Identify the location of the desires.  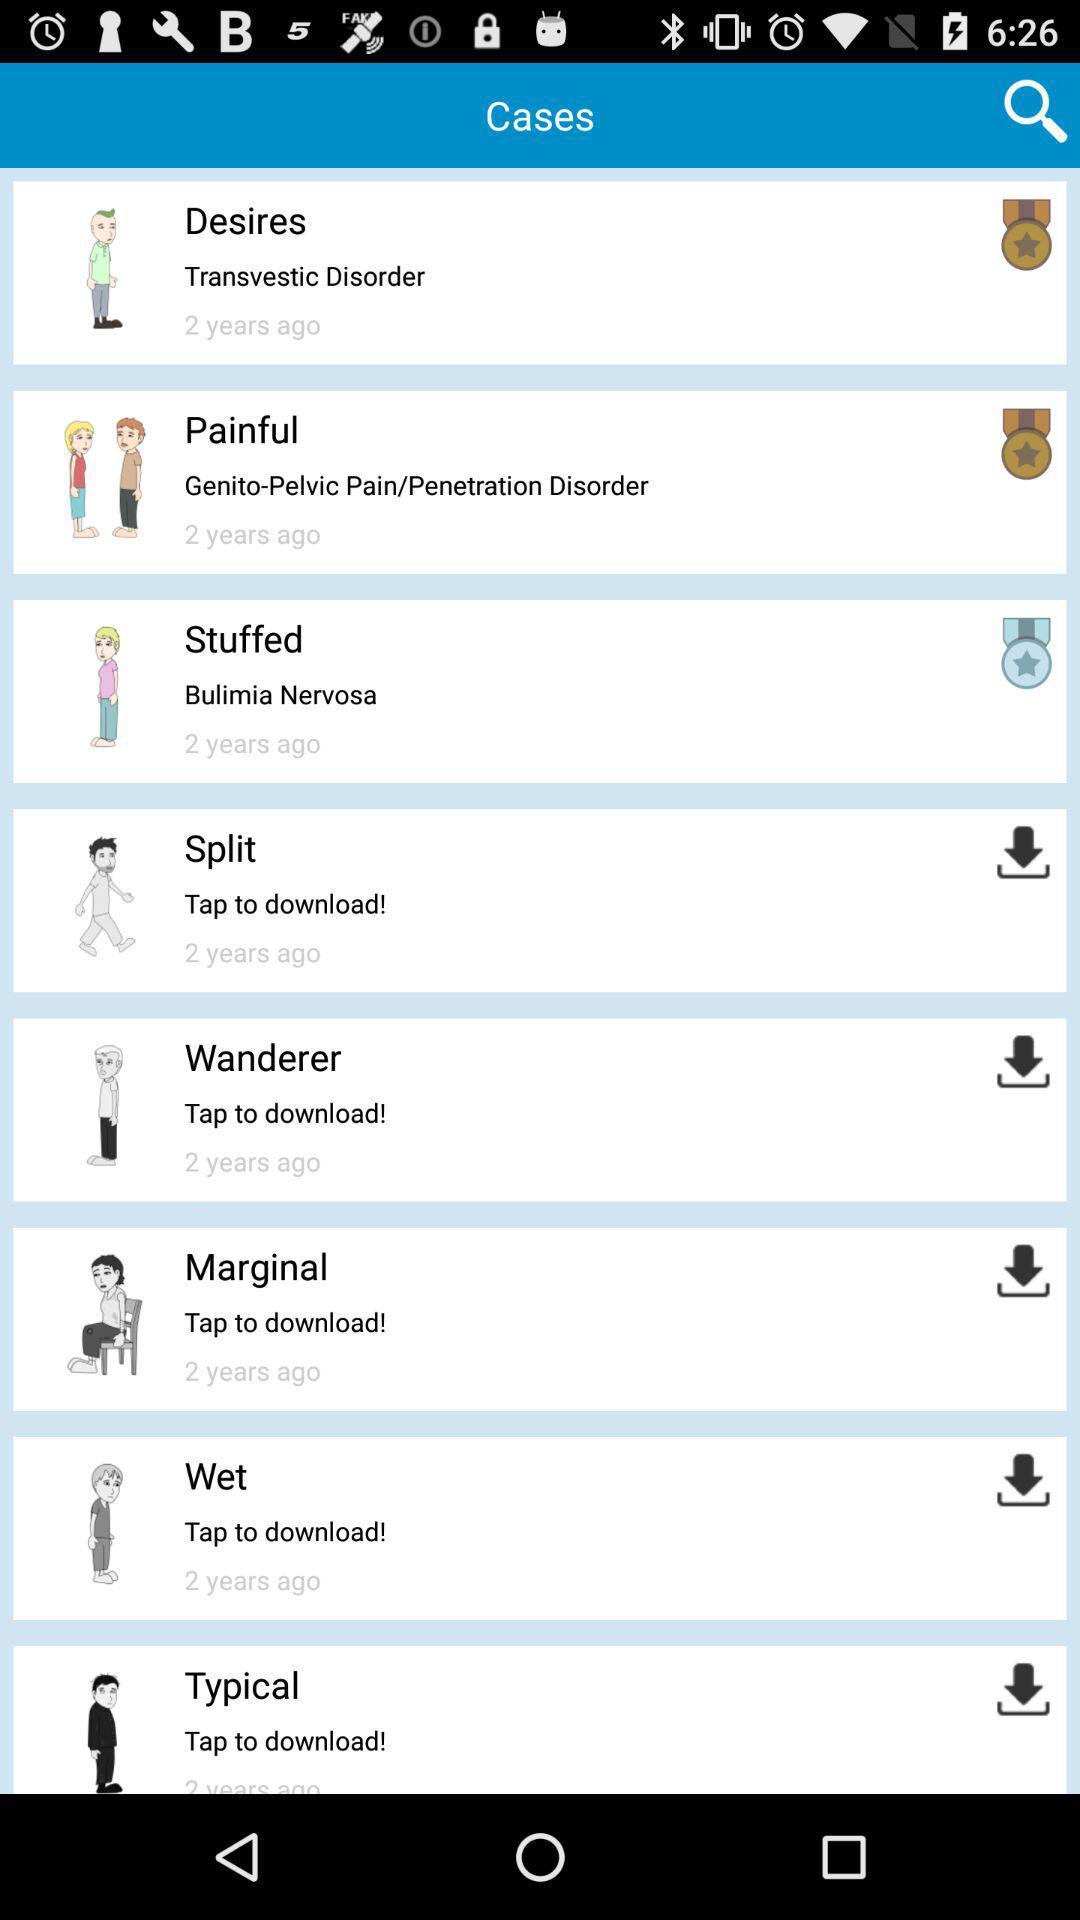
(244, 219).